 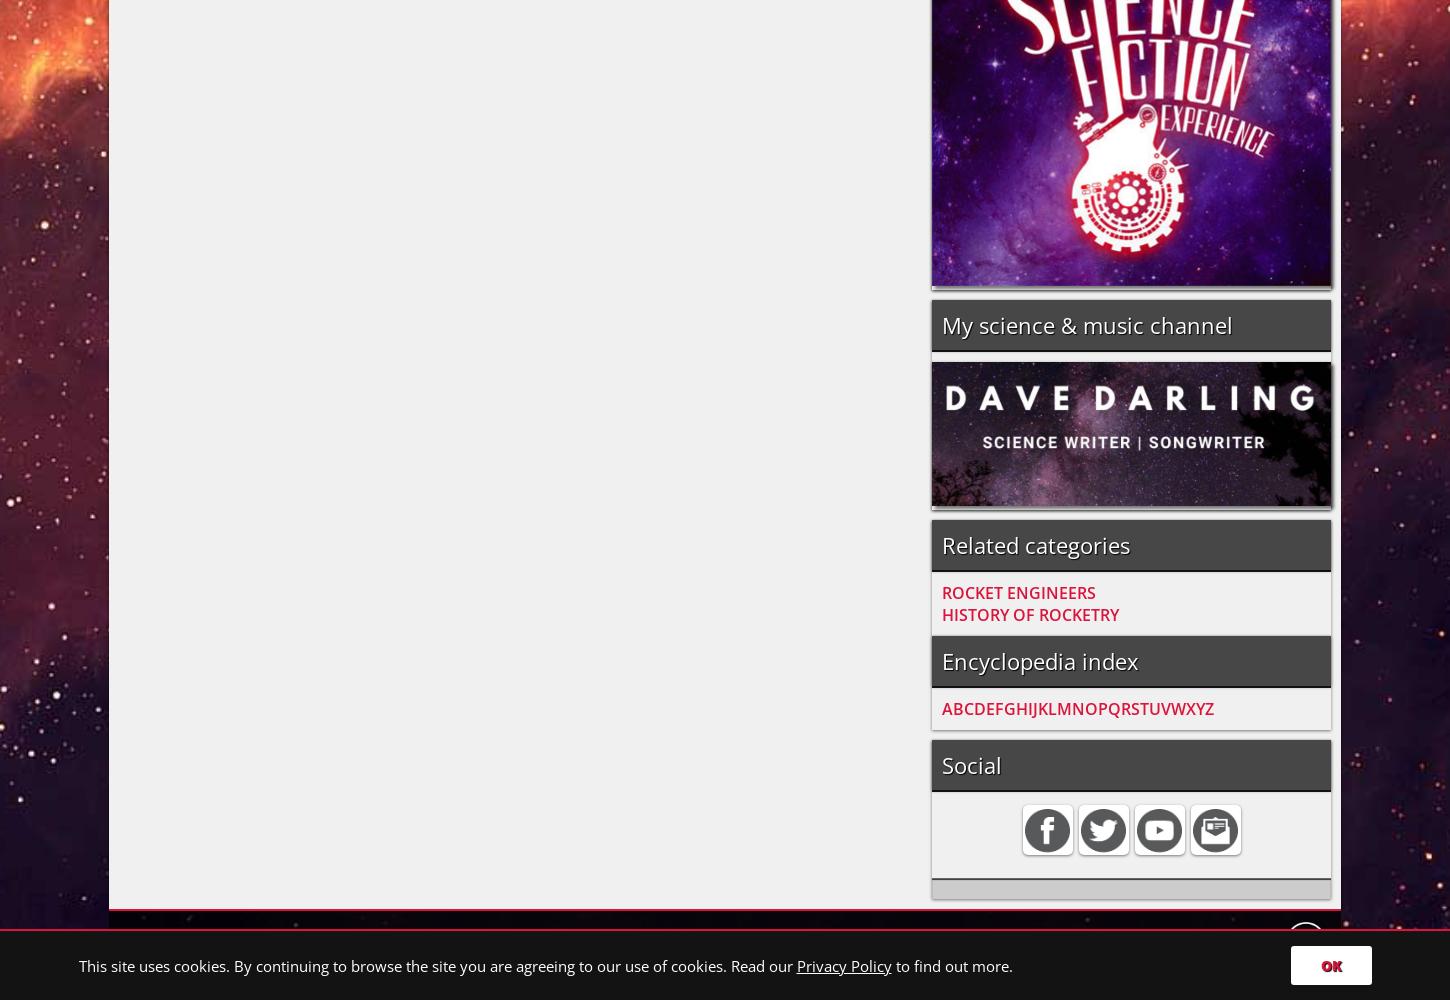 I want to click on 'X', so click(x=1190, y=707).